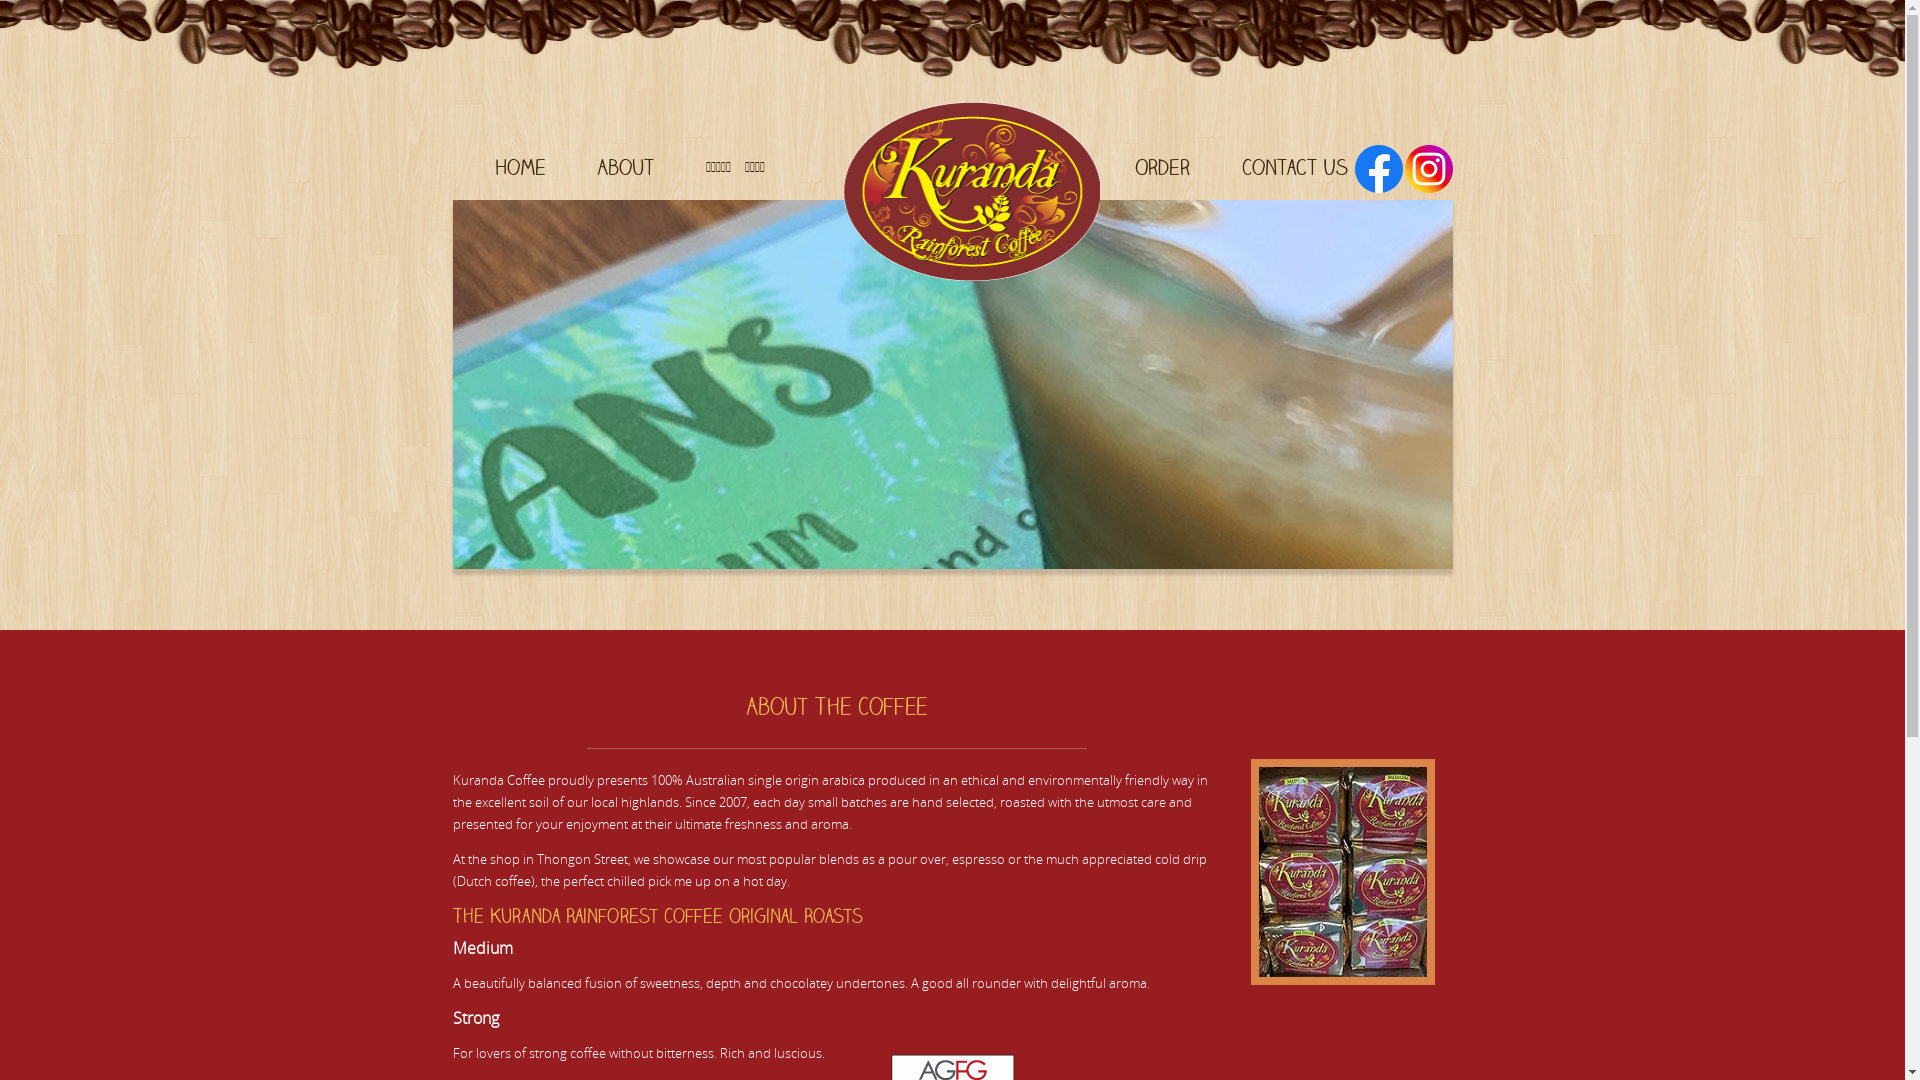  What do you see at coordinates (1161, 165) in the screenshot?
I see `'Order'` at bounding box center [1161, 165].